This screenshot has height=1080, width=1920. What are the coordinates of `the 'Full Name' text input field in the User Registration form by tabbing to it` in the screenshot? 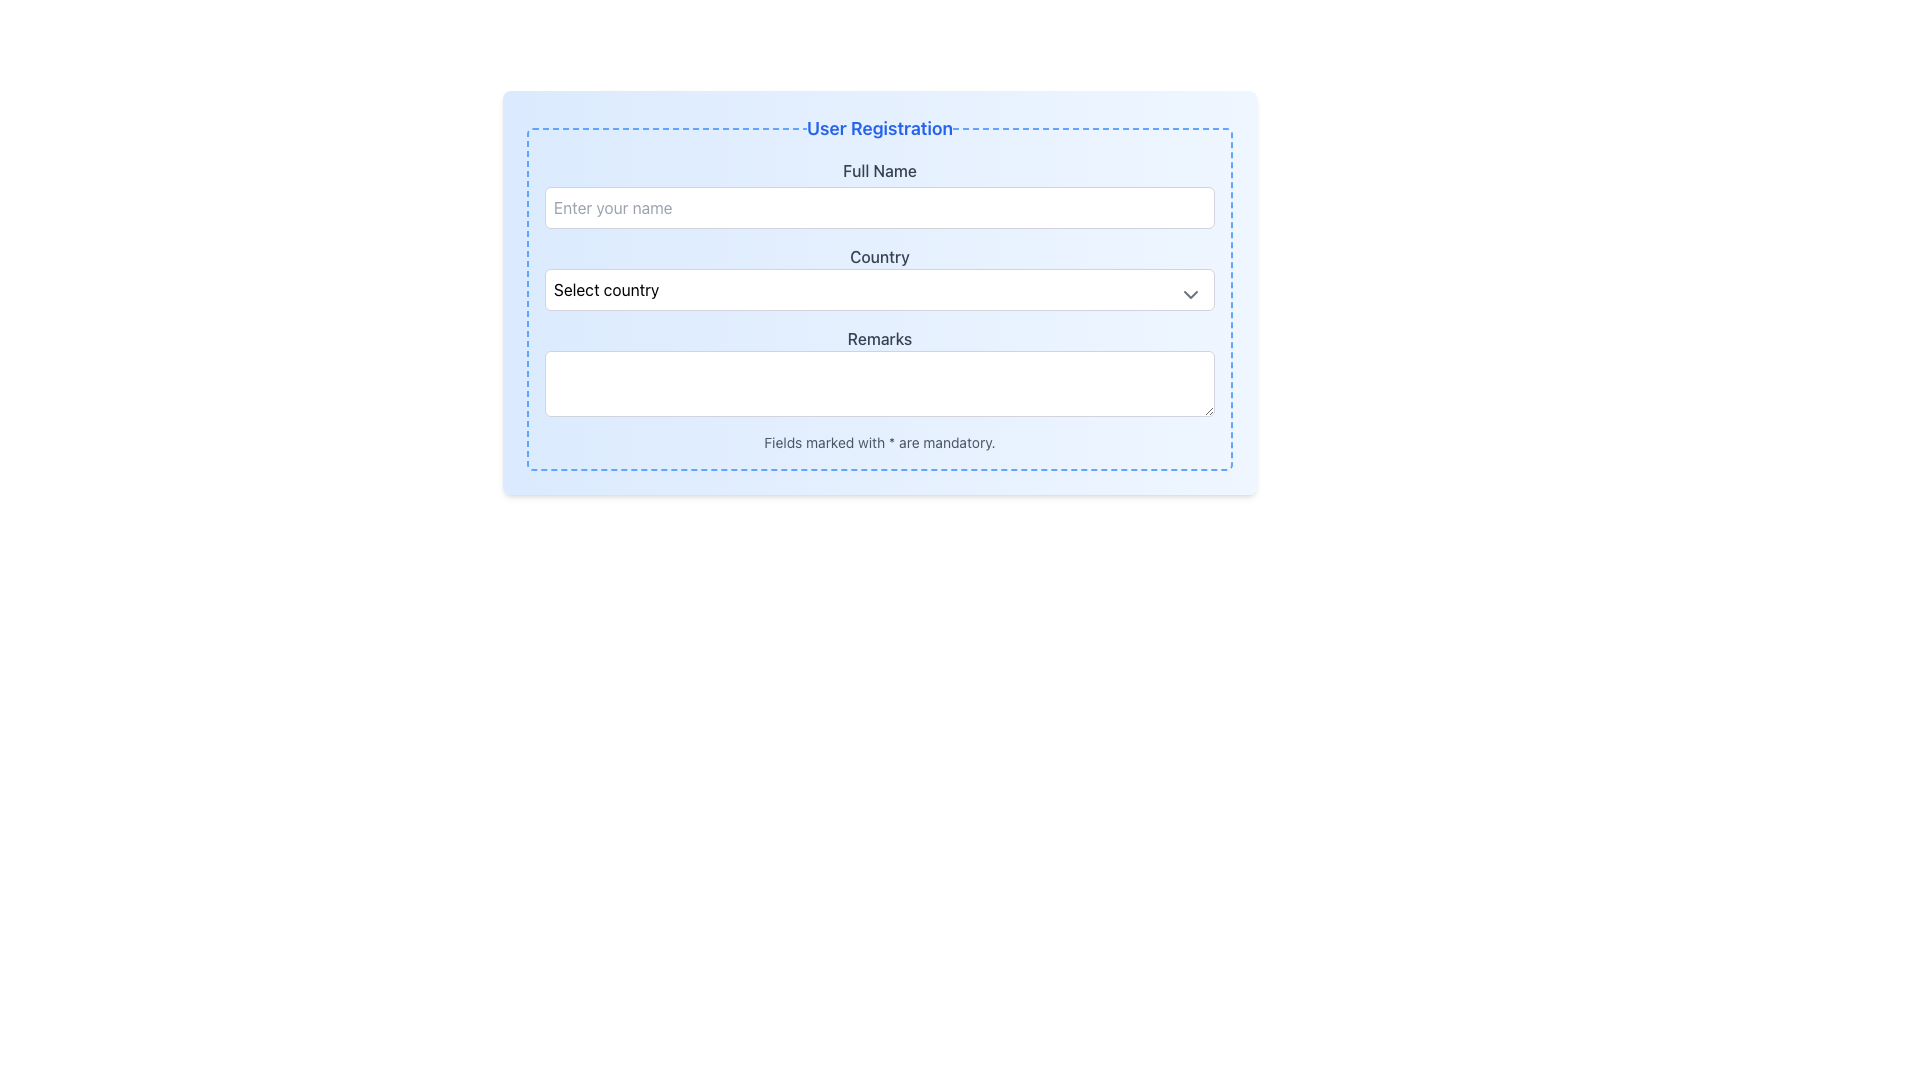 It's located at (879, 193).